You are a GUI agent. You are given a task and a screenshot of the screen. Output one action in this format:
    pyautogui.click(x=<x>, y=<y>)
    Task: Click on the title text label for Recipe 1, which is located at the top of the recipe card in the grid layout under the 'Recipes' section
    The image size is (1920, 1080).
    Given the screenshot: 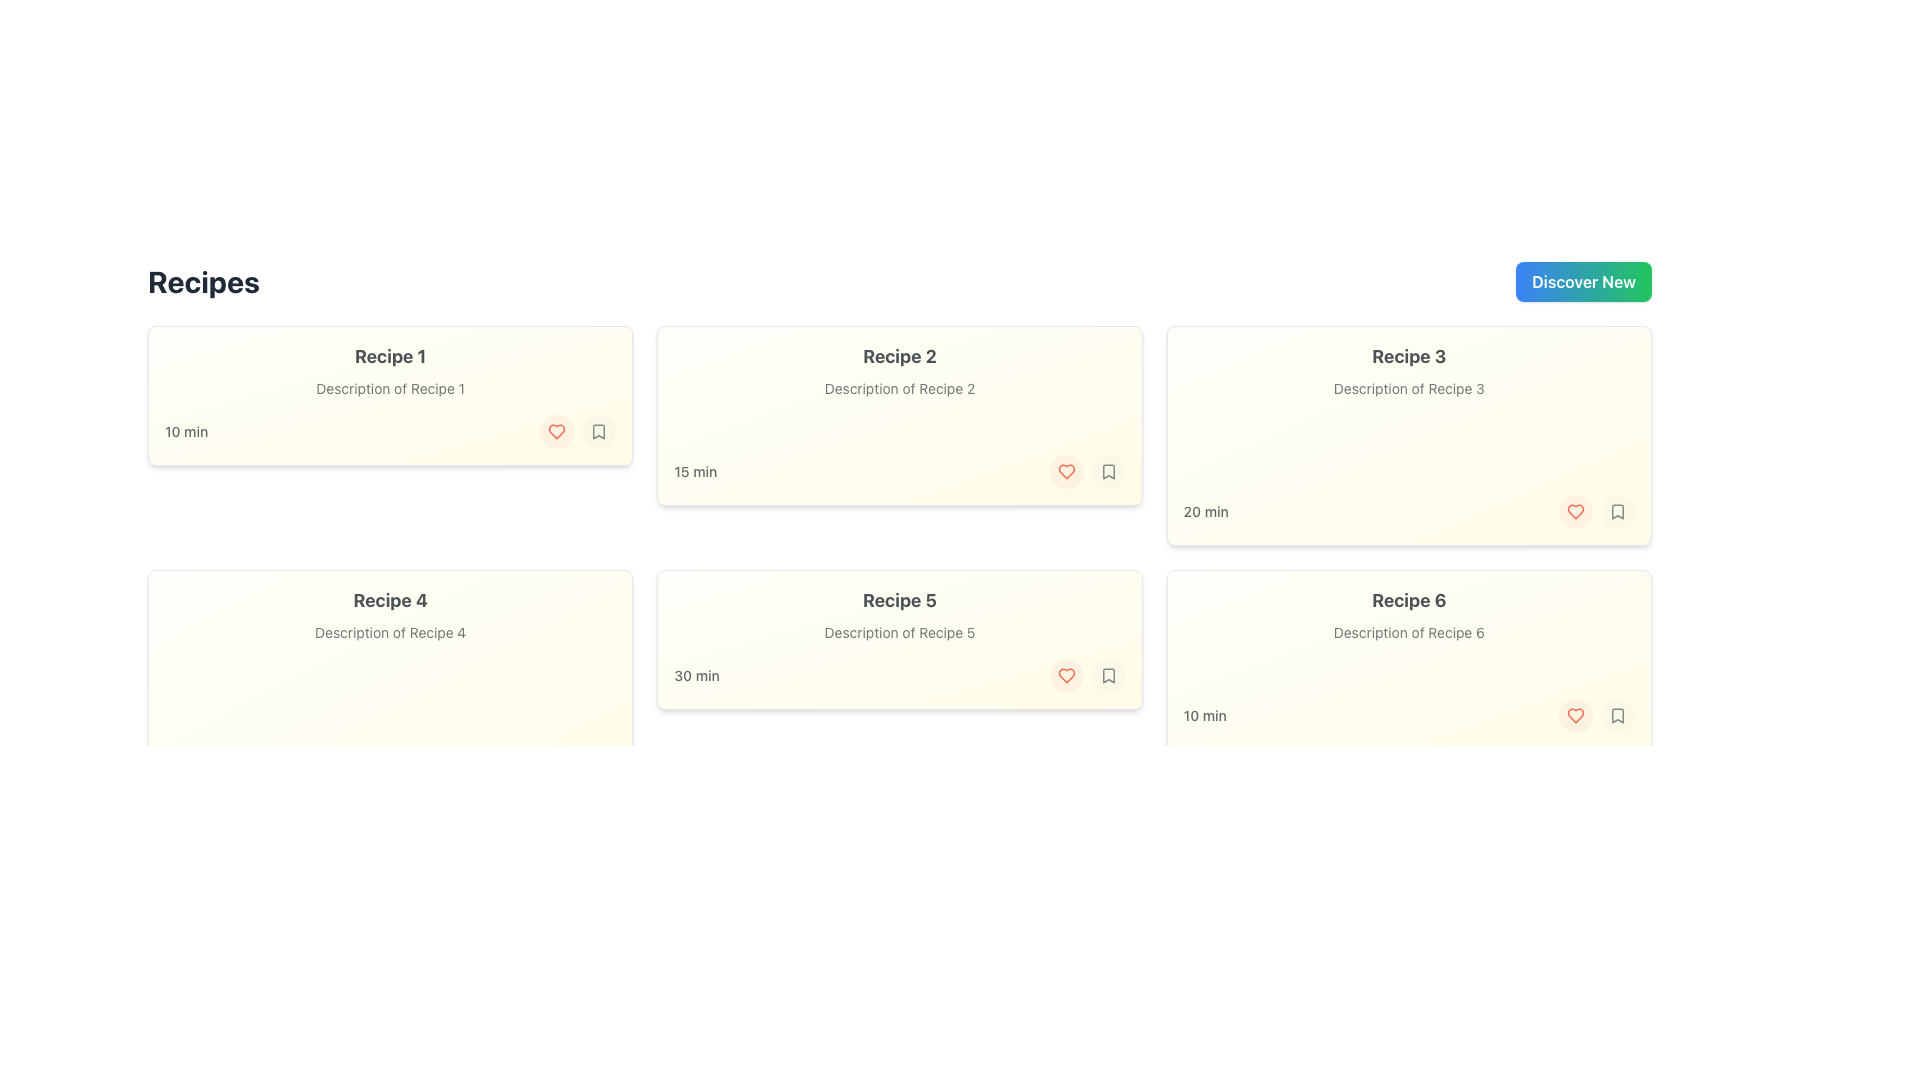 What is the action you would take?
    pyautogui.click(x=390, y=356)
    